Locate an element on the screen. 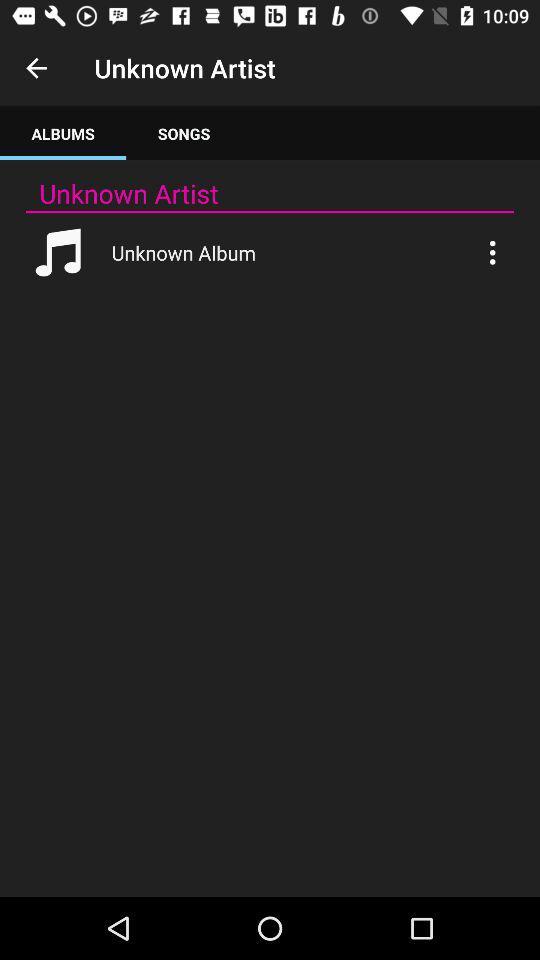 This screenshot has height=960, width=540. item to the left of songs app is located at coordinates (63, 132).